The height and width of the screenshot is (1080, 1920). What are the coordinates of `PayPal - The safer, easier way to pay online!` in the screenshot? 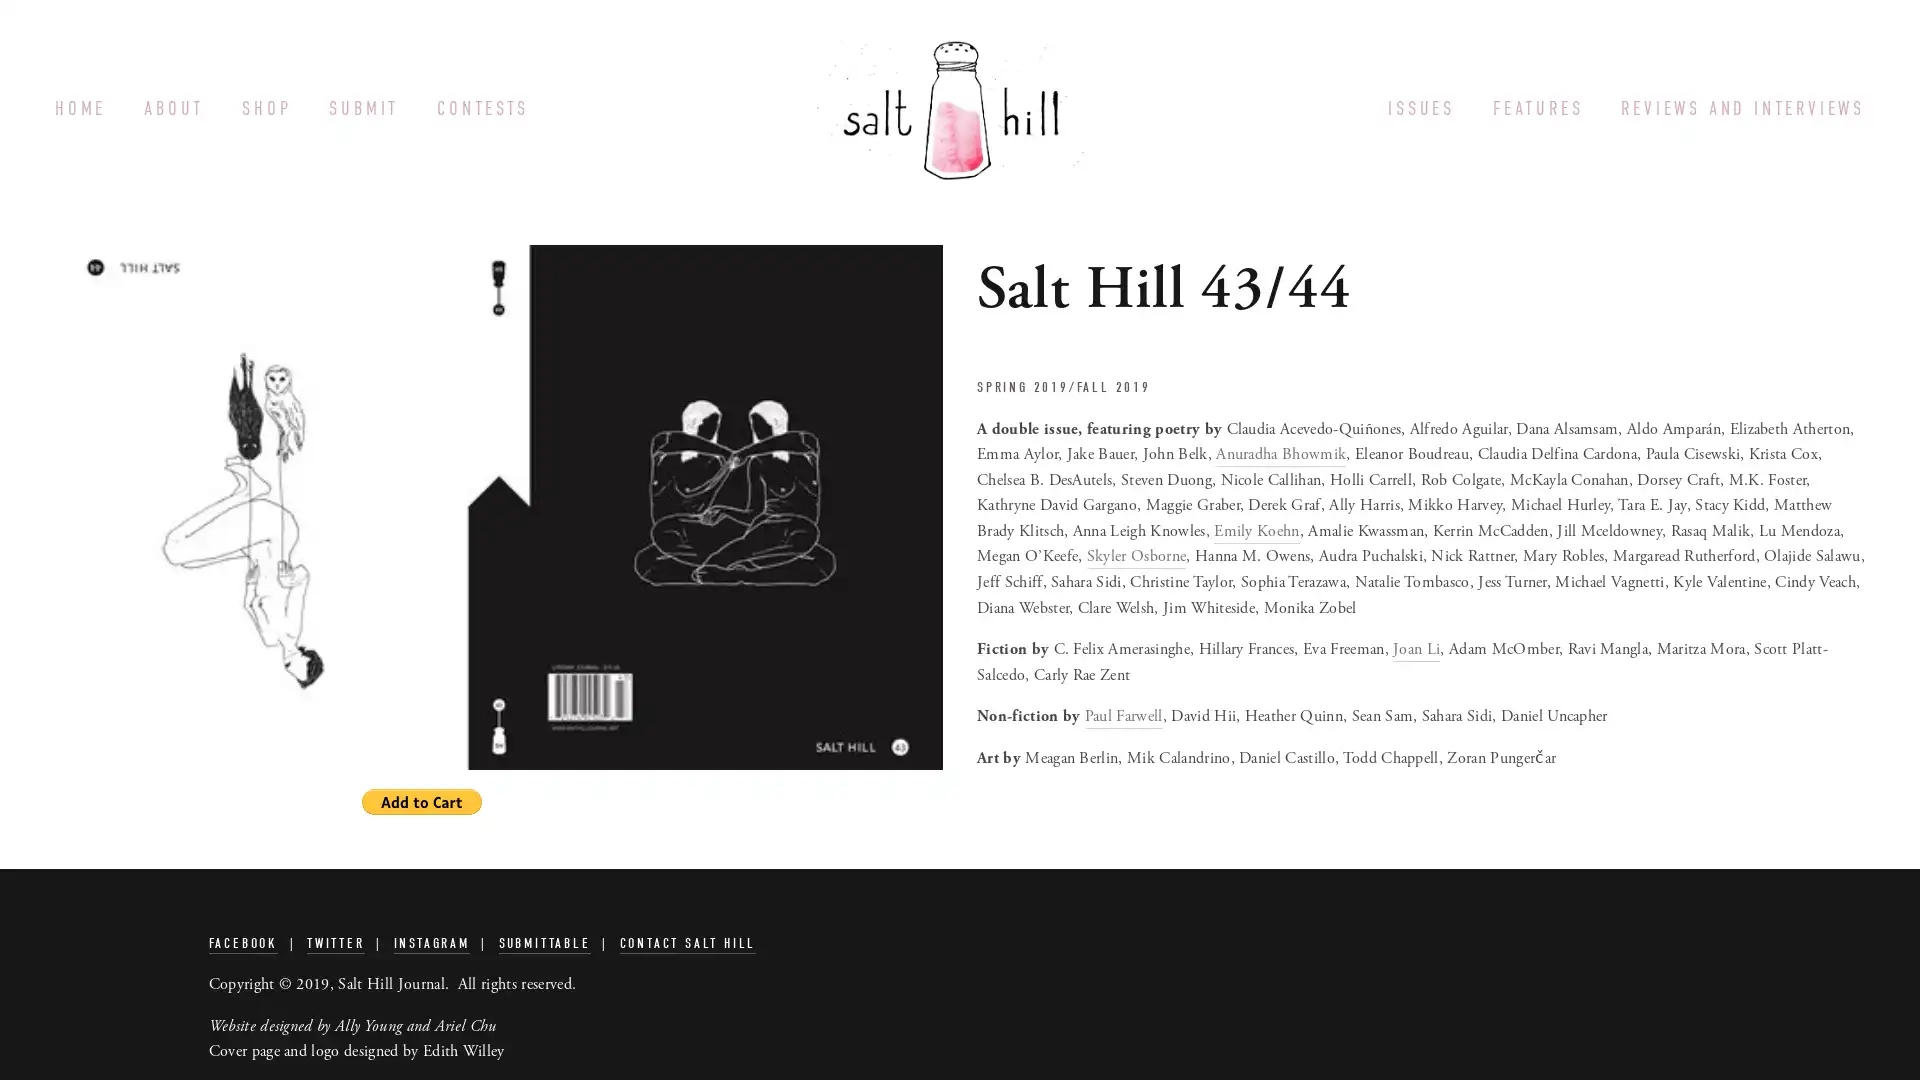 It's located at (421, 800).